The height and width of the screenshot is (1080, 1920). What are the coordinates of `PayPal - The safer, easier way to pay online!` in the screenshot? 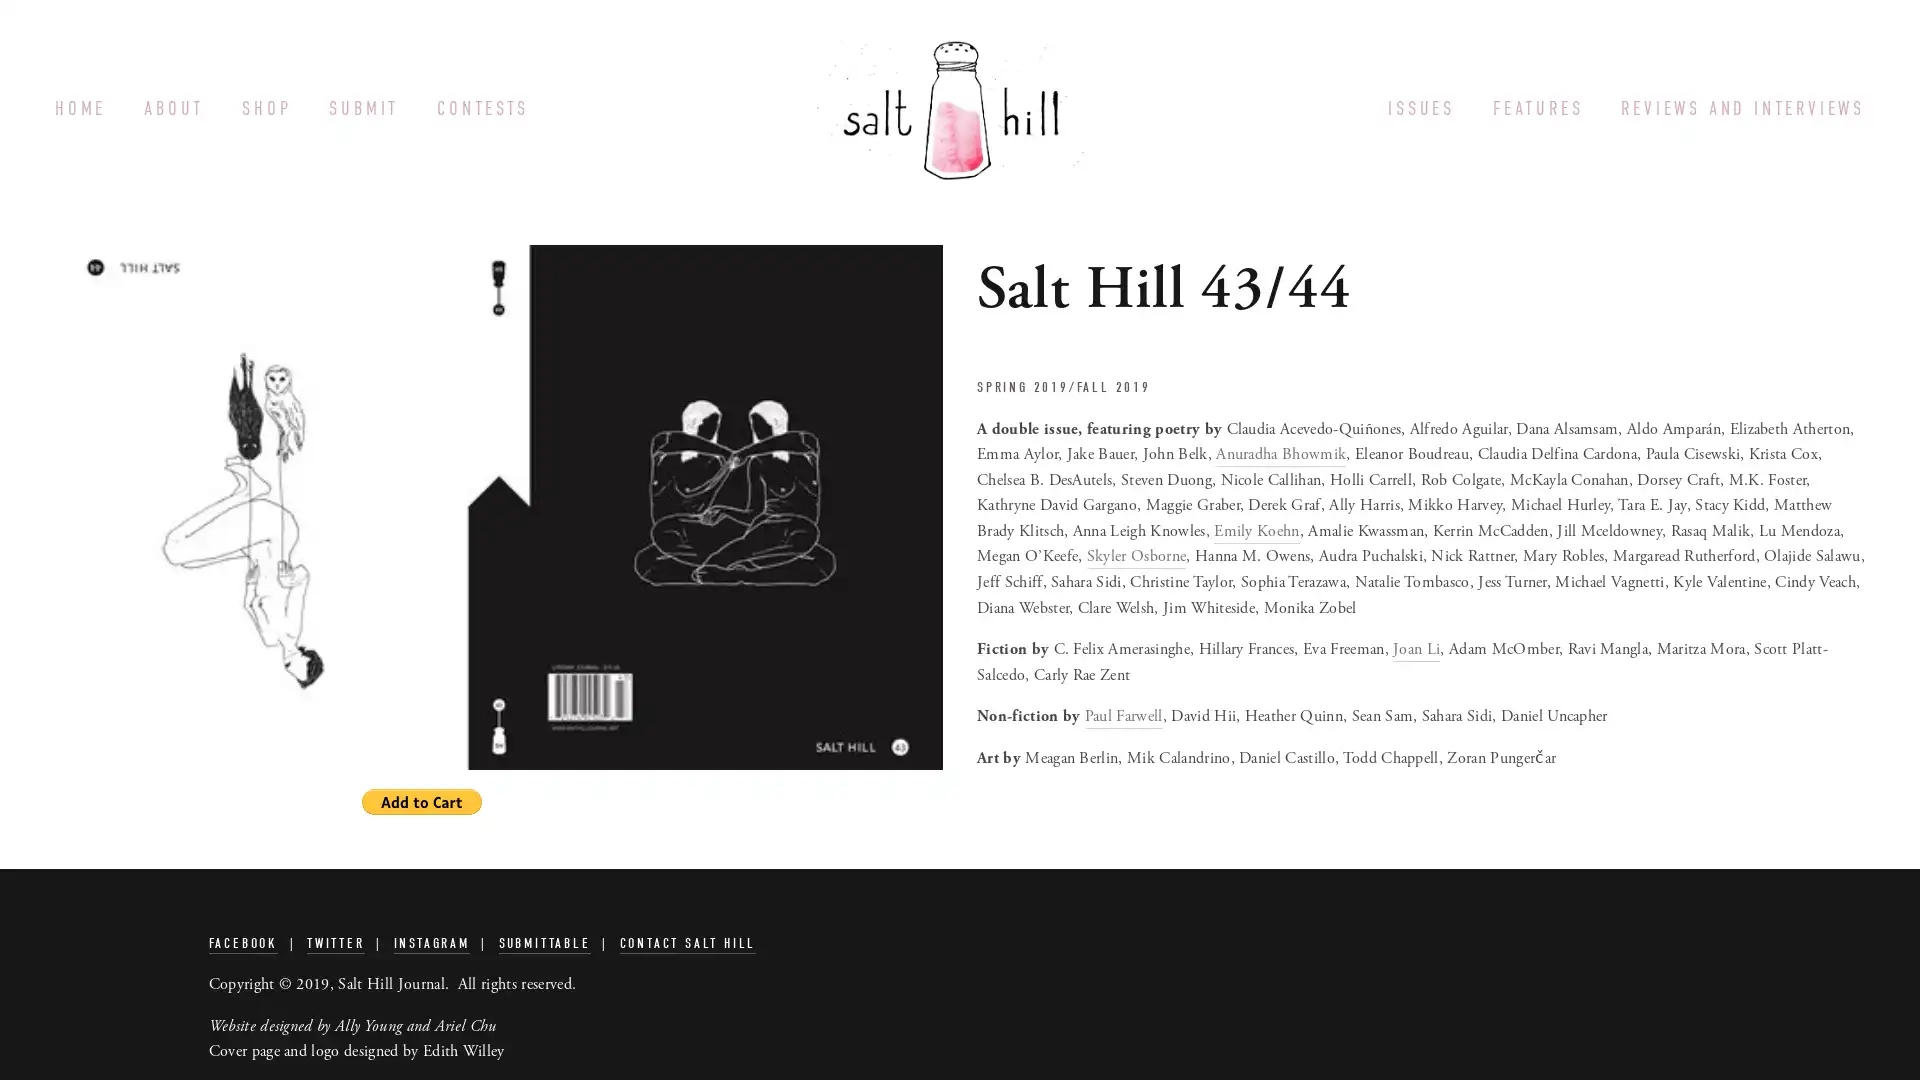 It's located at (421, 800).